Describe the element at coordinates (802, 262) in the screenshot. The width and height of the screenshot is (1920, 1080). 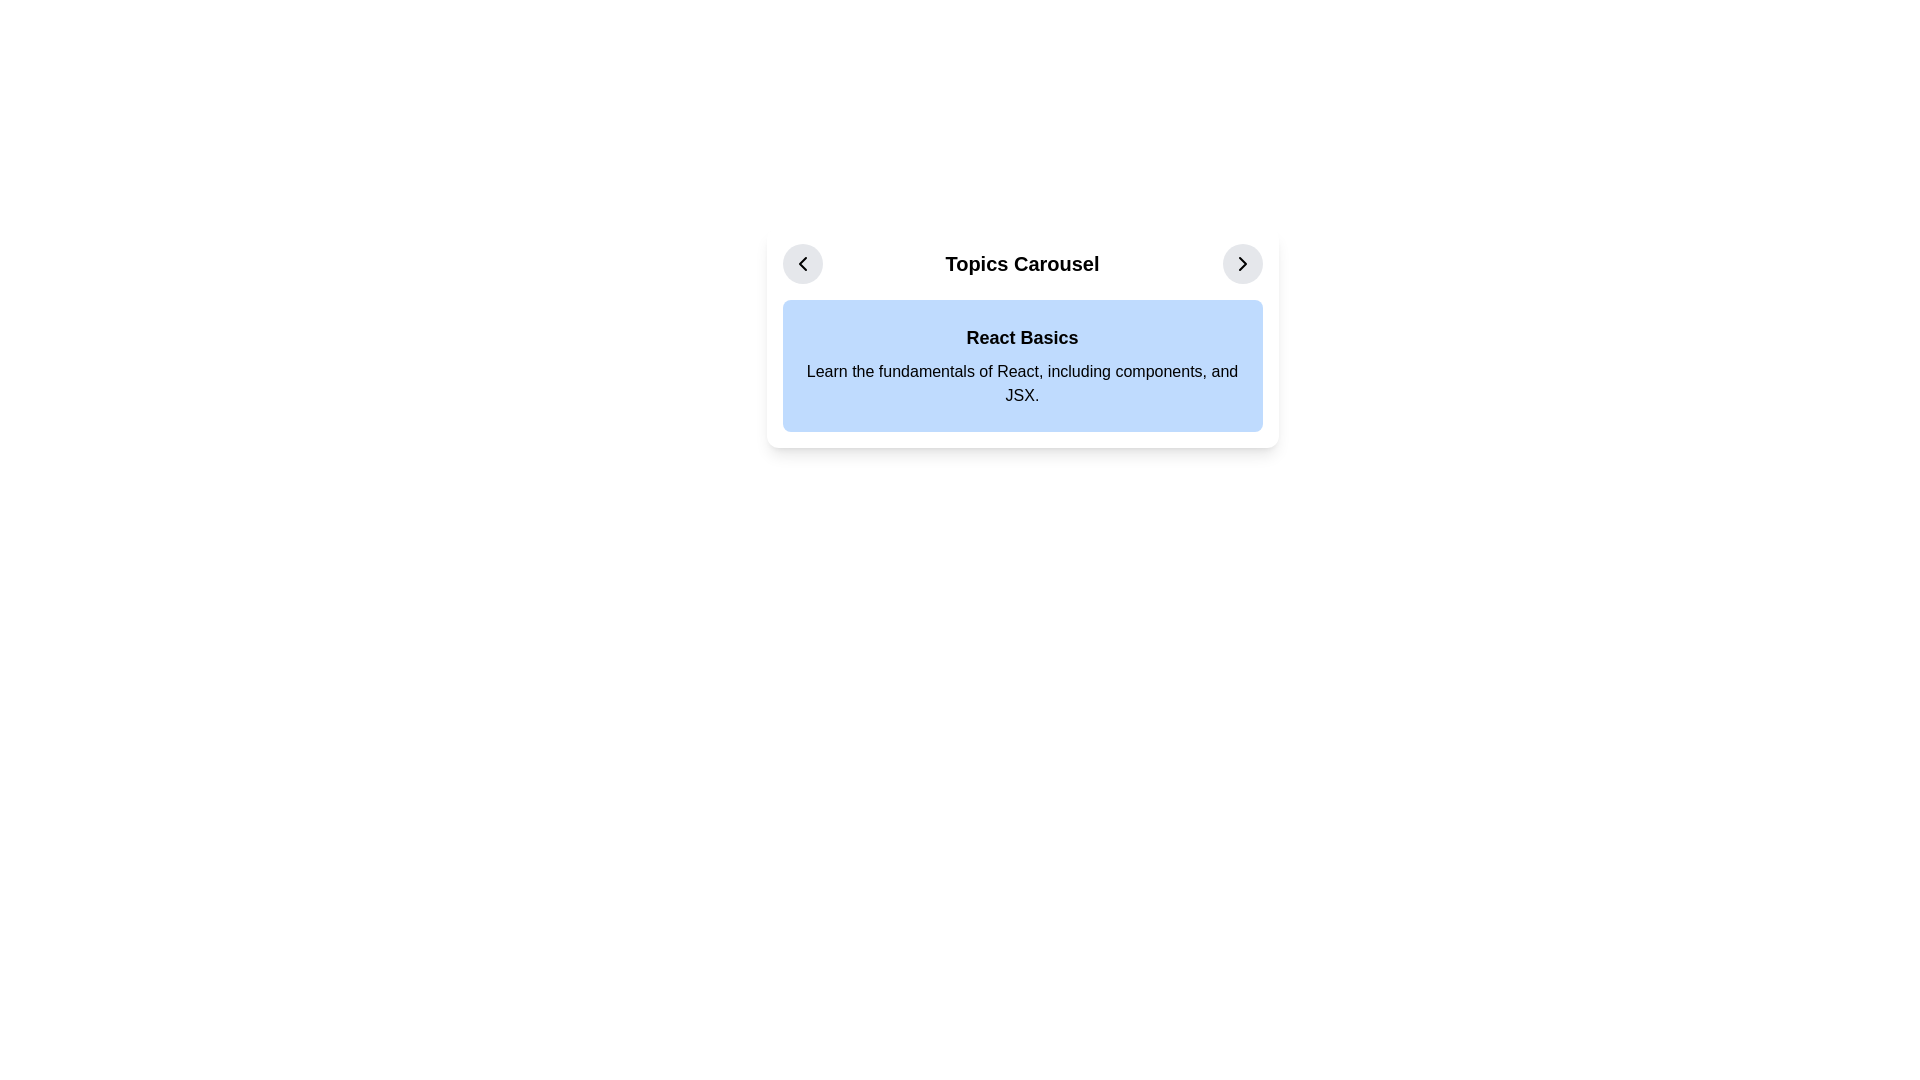
I see `the button located at the top-left corner of the 'Topics Carousel' section` at that location.